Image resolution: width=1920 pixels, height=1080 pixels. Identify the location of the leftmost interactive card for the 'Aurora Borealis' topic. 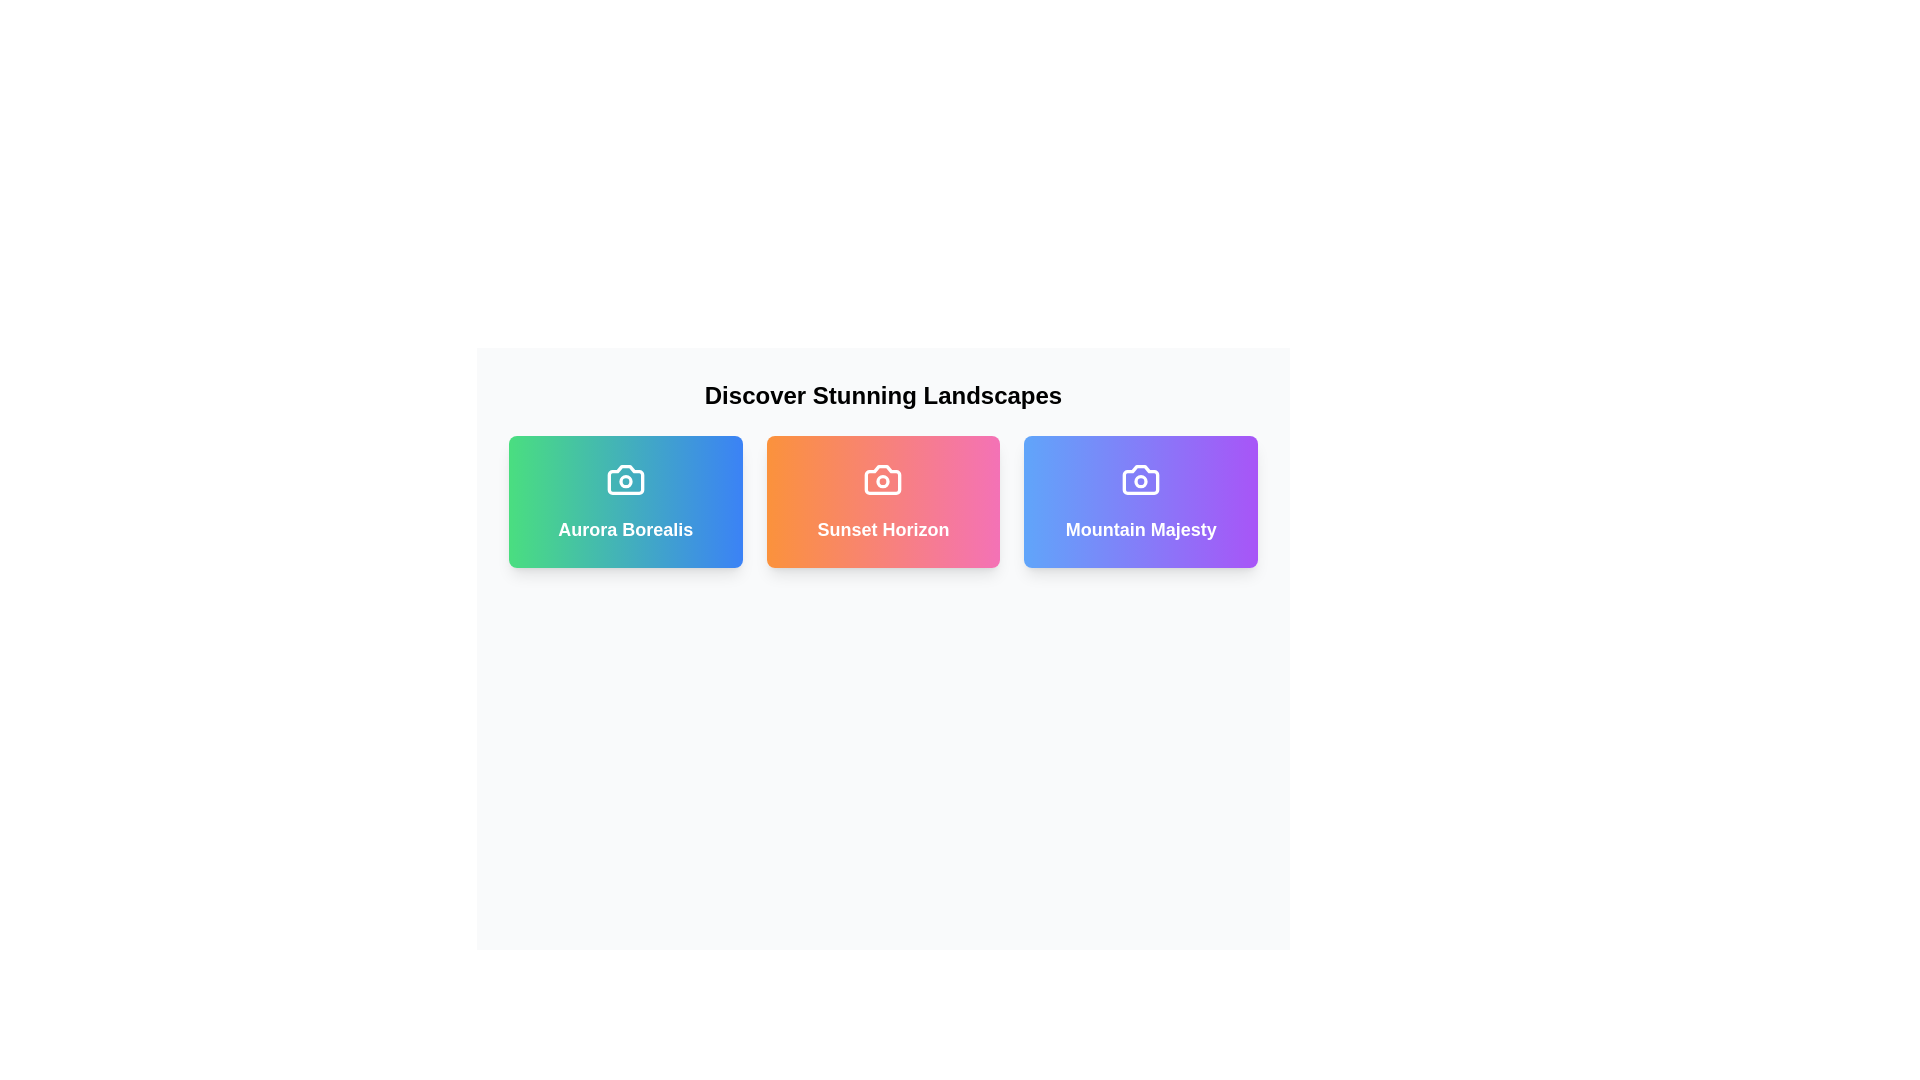
(624, 500).